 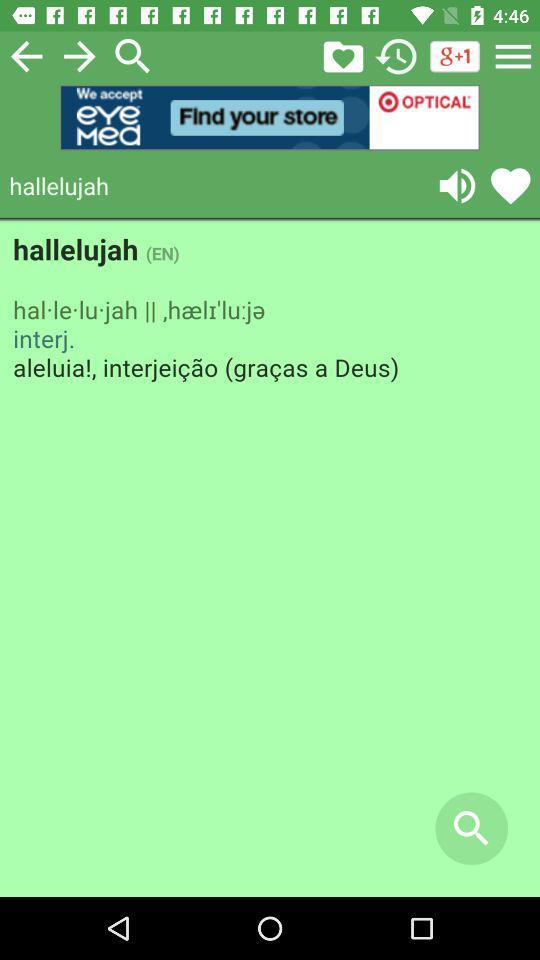 I want to click on volume option, so click(x=457, y=185).